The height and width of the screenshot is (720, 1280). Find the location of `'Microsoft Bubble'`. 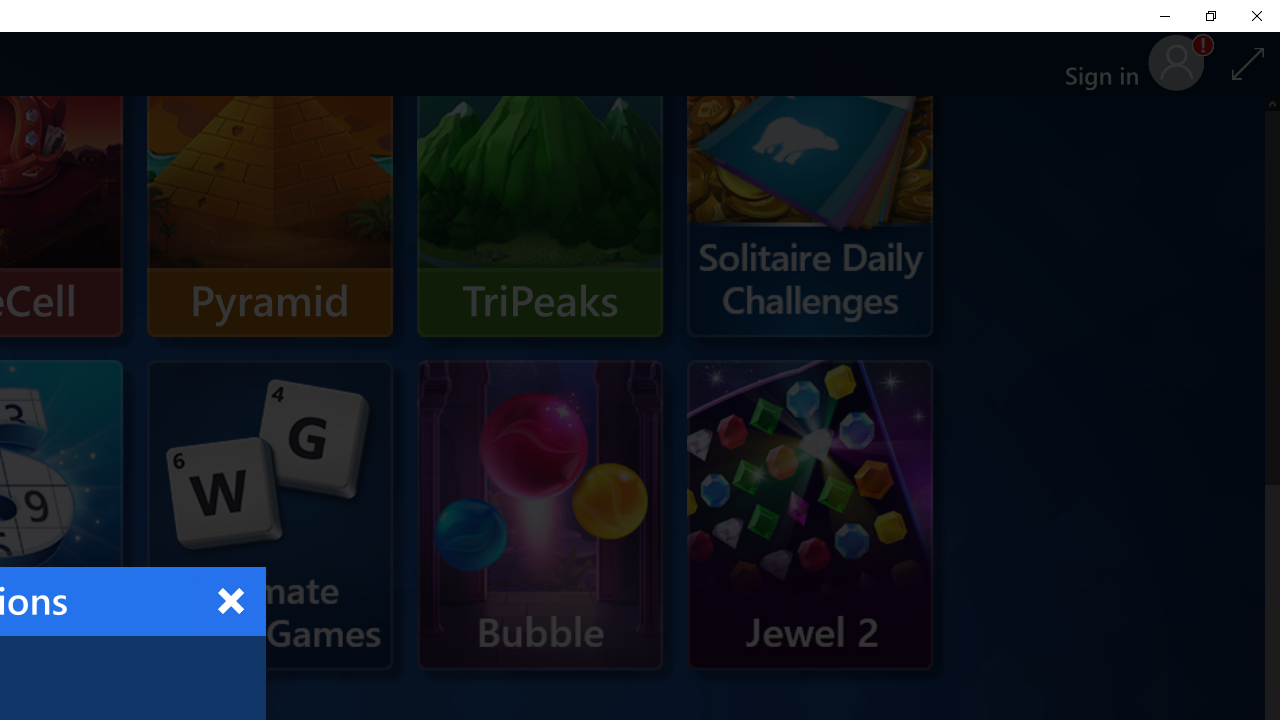

'Microsoft Bubble' is located at coordinates (540, 514).